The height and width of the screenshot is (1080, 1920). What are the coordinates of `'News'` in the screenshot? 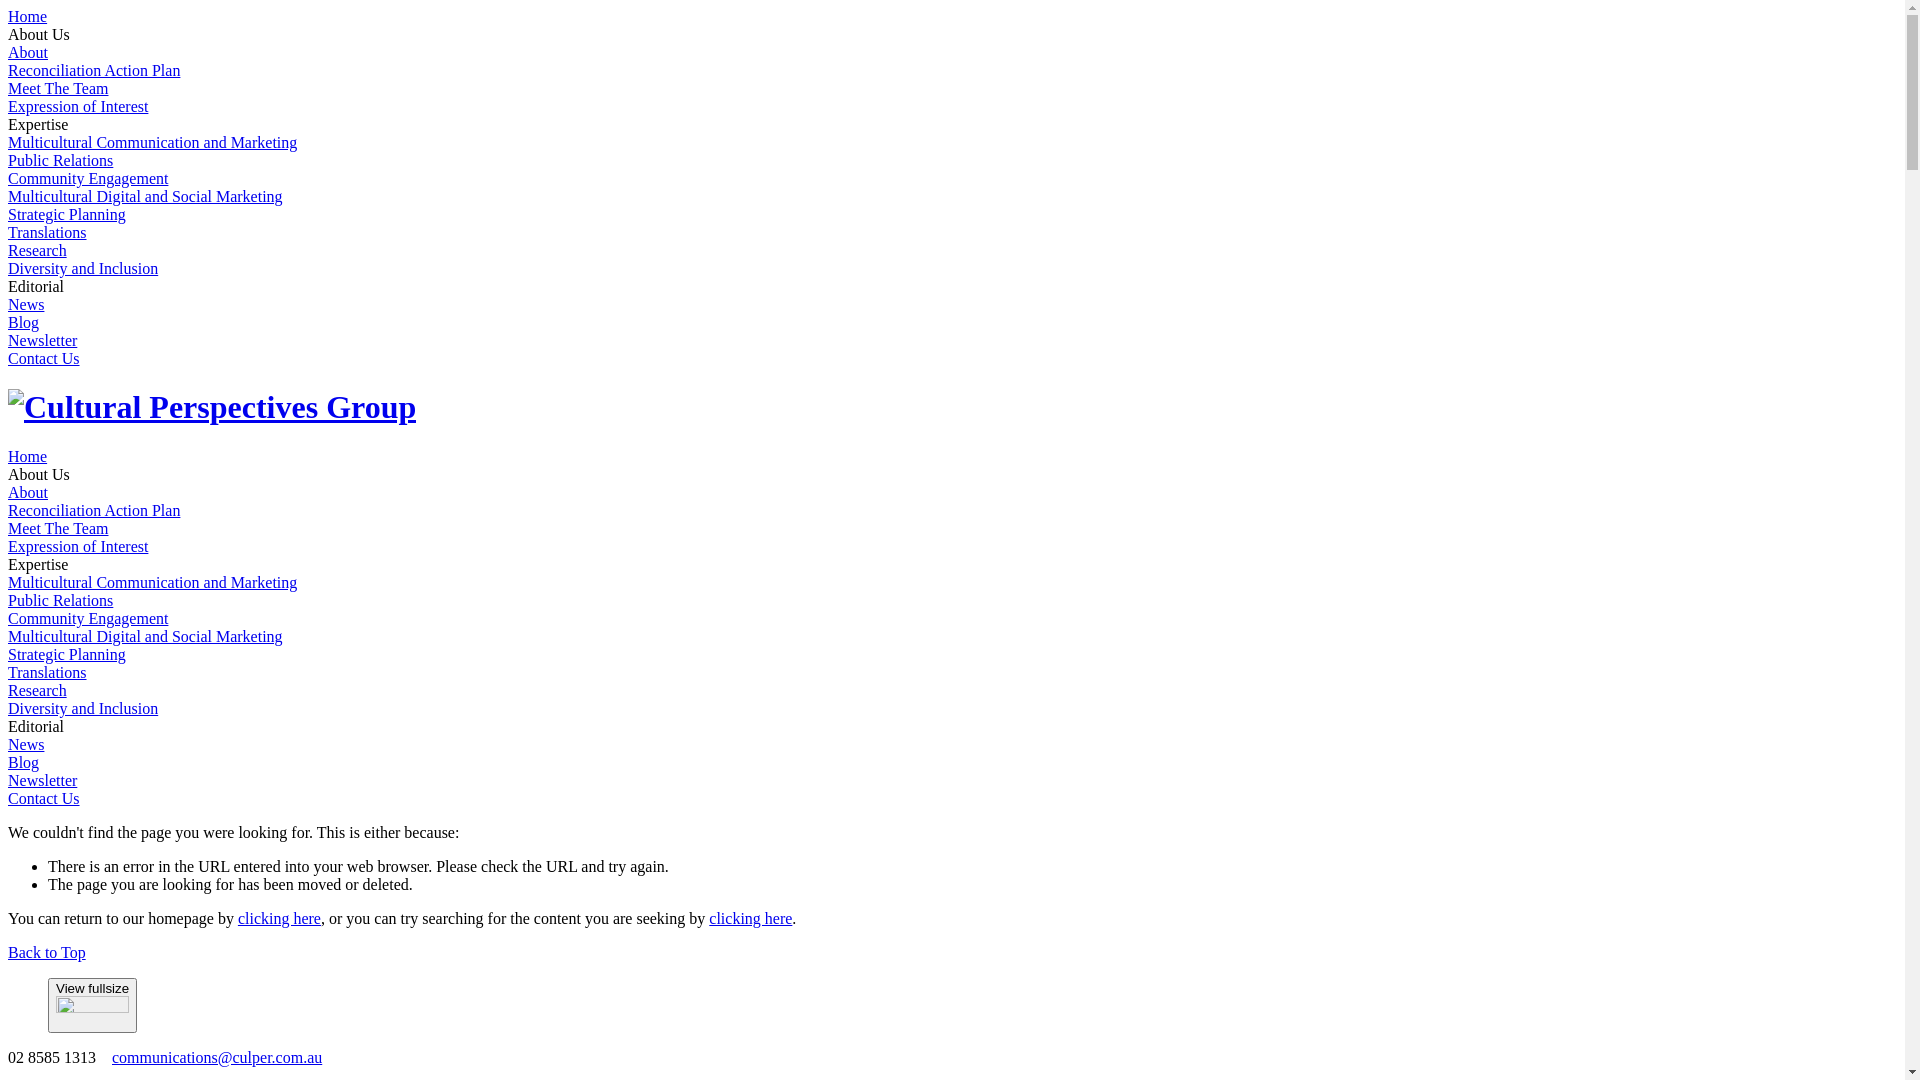 It's located at (8, 744).